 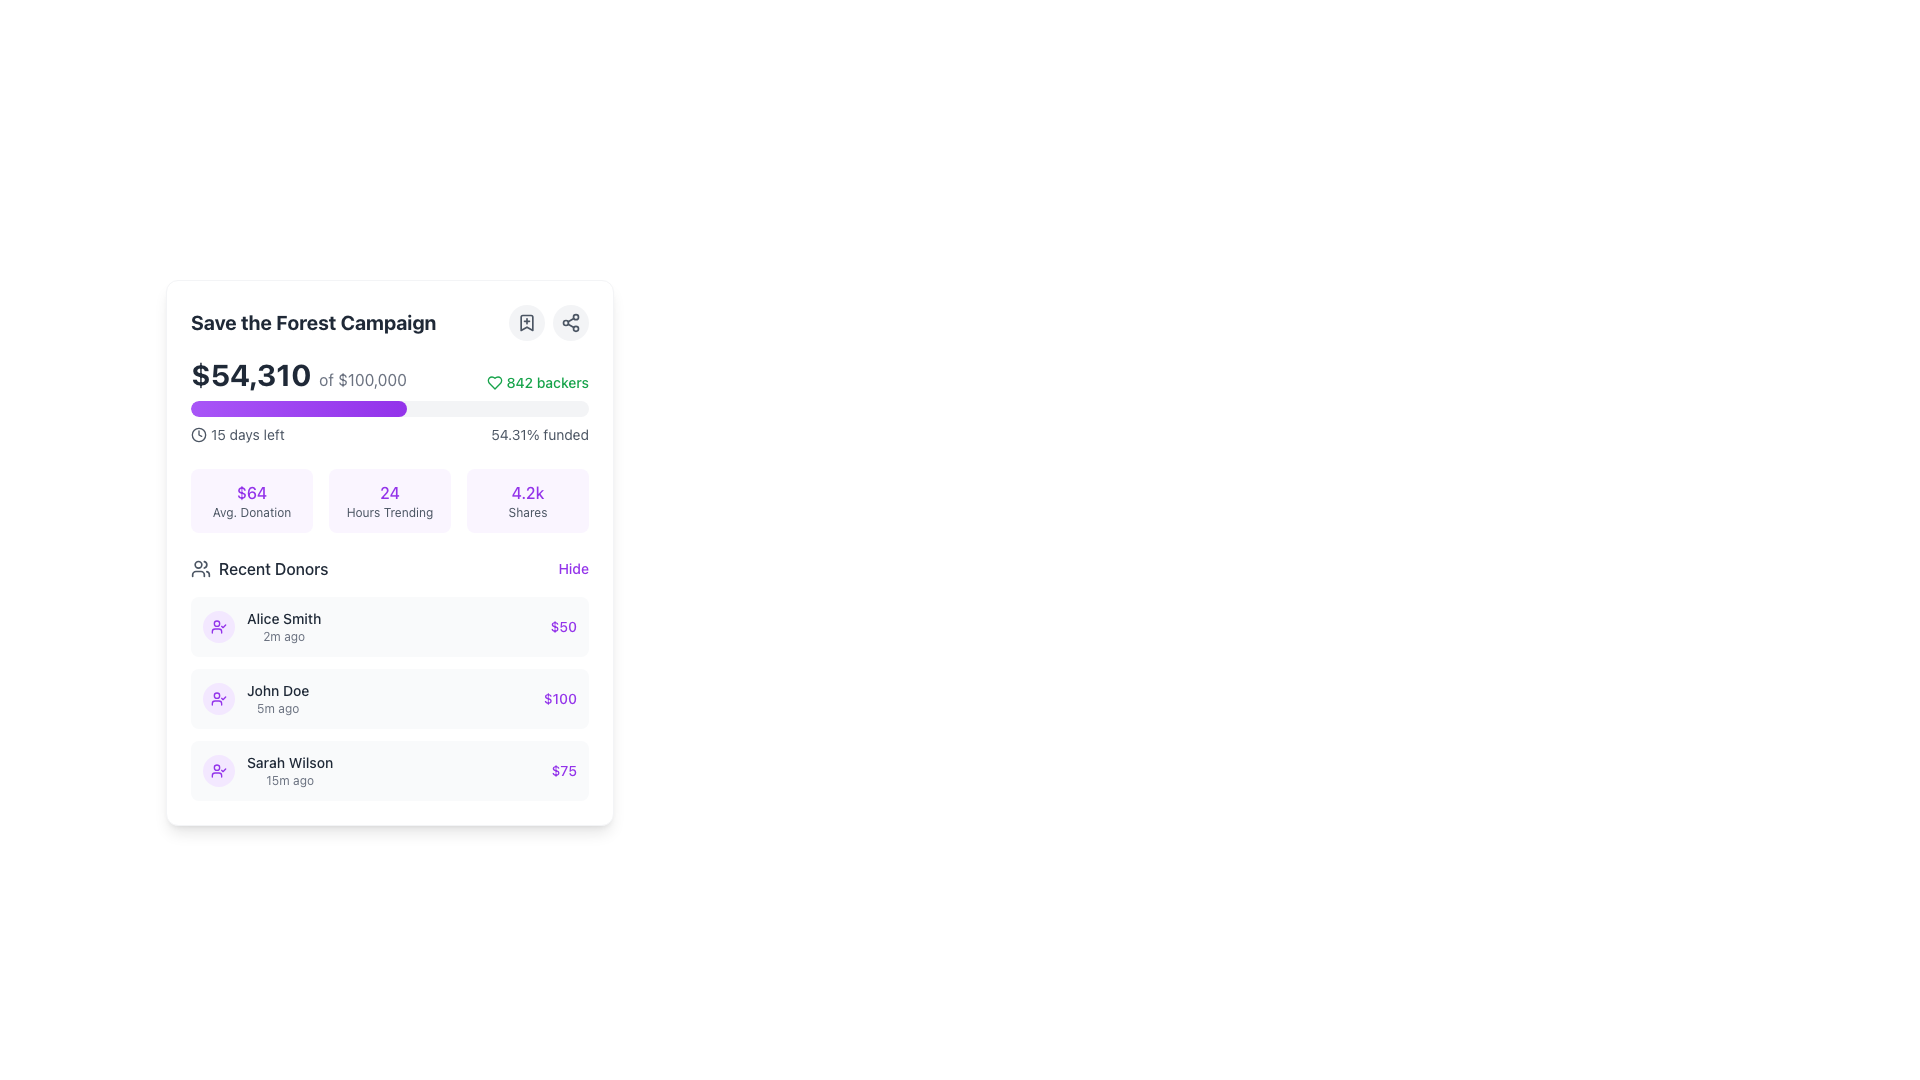 What do you see at coordinates (312, 322) in the screenshot?
I see `the title text label of the campaign, which is positioned at the top-left of a rectangular card-like component, above the numeric and statistical information` at bounding box center [312, 322].